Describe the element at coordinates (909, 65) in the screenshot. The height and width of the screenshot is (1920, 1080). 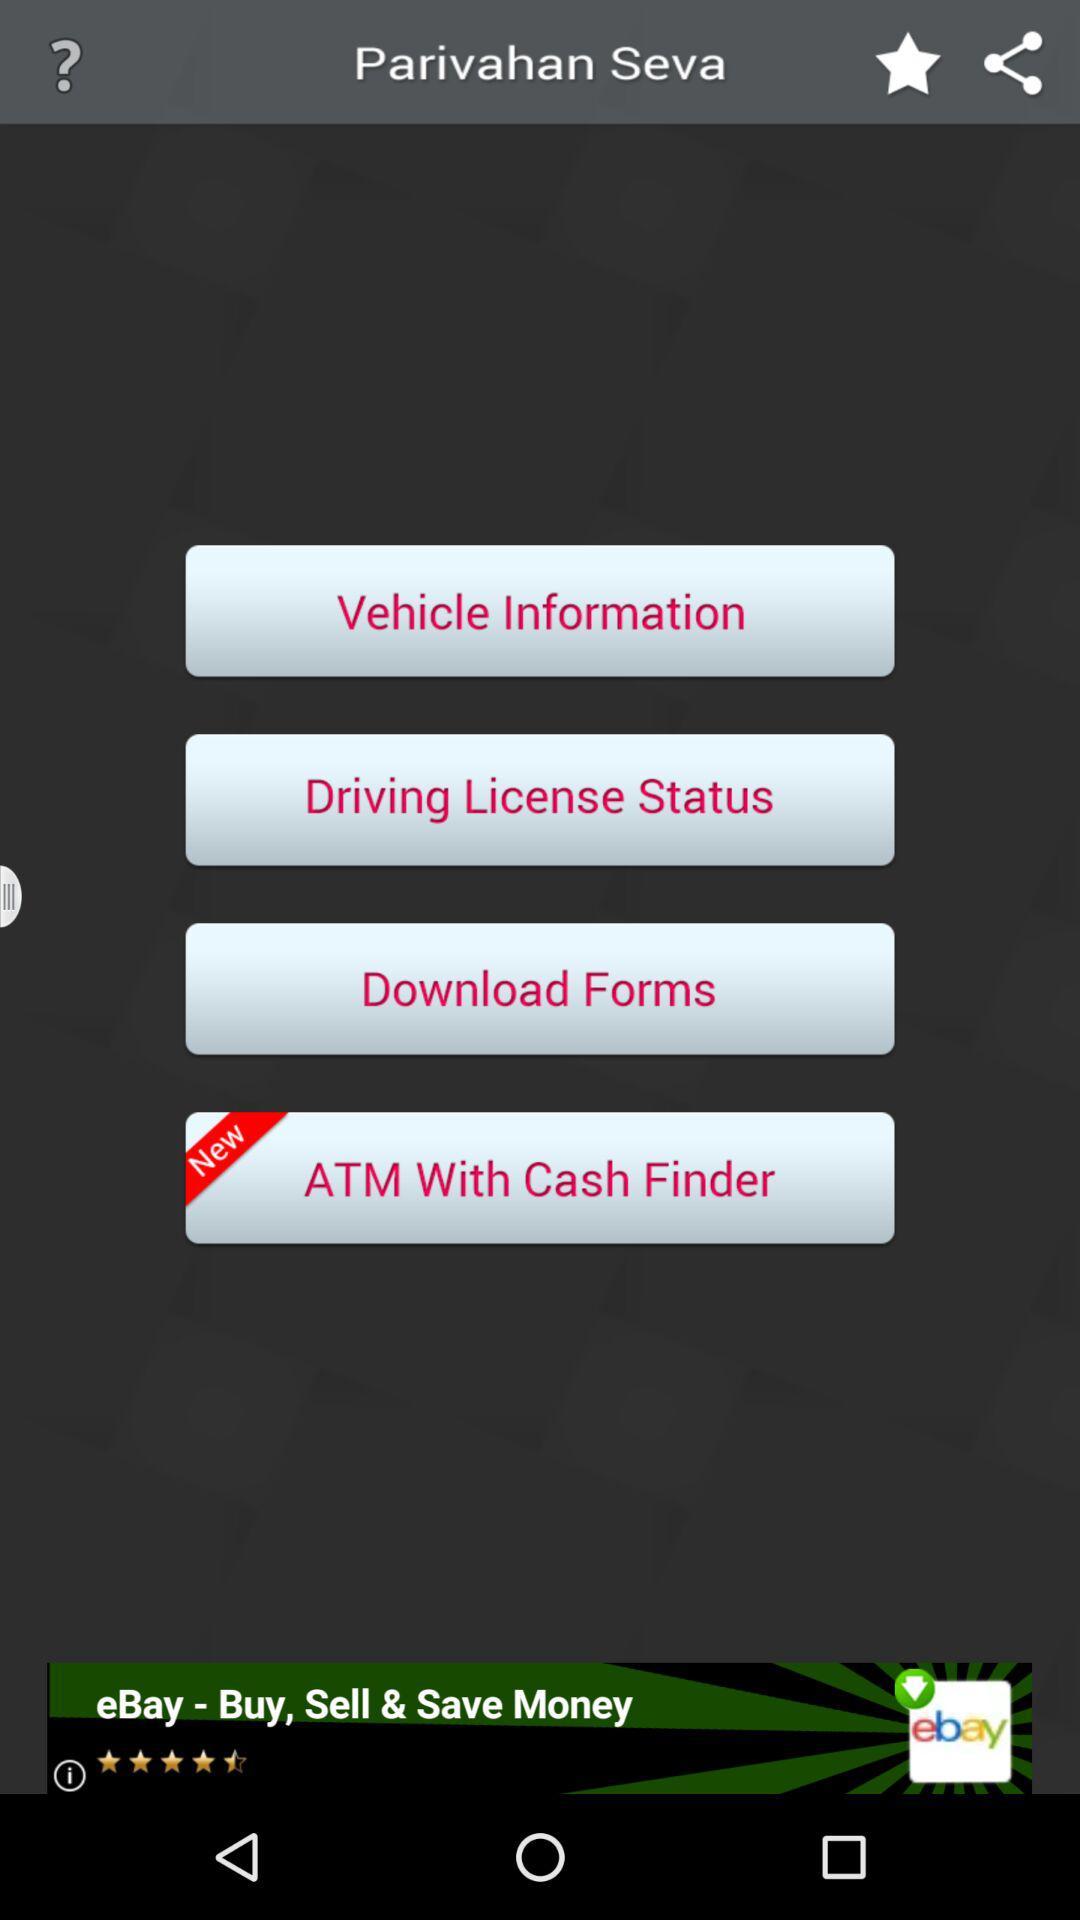
I see `star this item` at that location.